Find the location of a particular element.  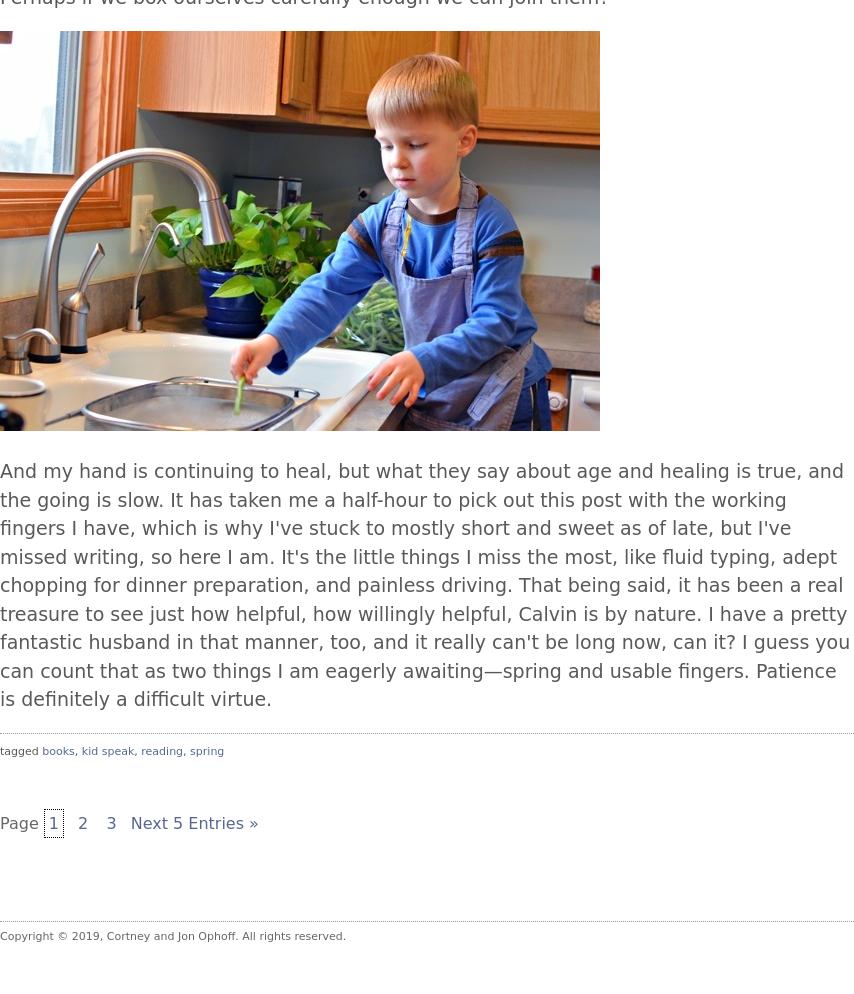

'Copyright © 2019, Cortney and Jon Ophoff.  All rights reserved.' is located at coordinates (173, 935).